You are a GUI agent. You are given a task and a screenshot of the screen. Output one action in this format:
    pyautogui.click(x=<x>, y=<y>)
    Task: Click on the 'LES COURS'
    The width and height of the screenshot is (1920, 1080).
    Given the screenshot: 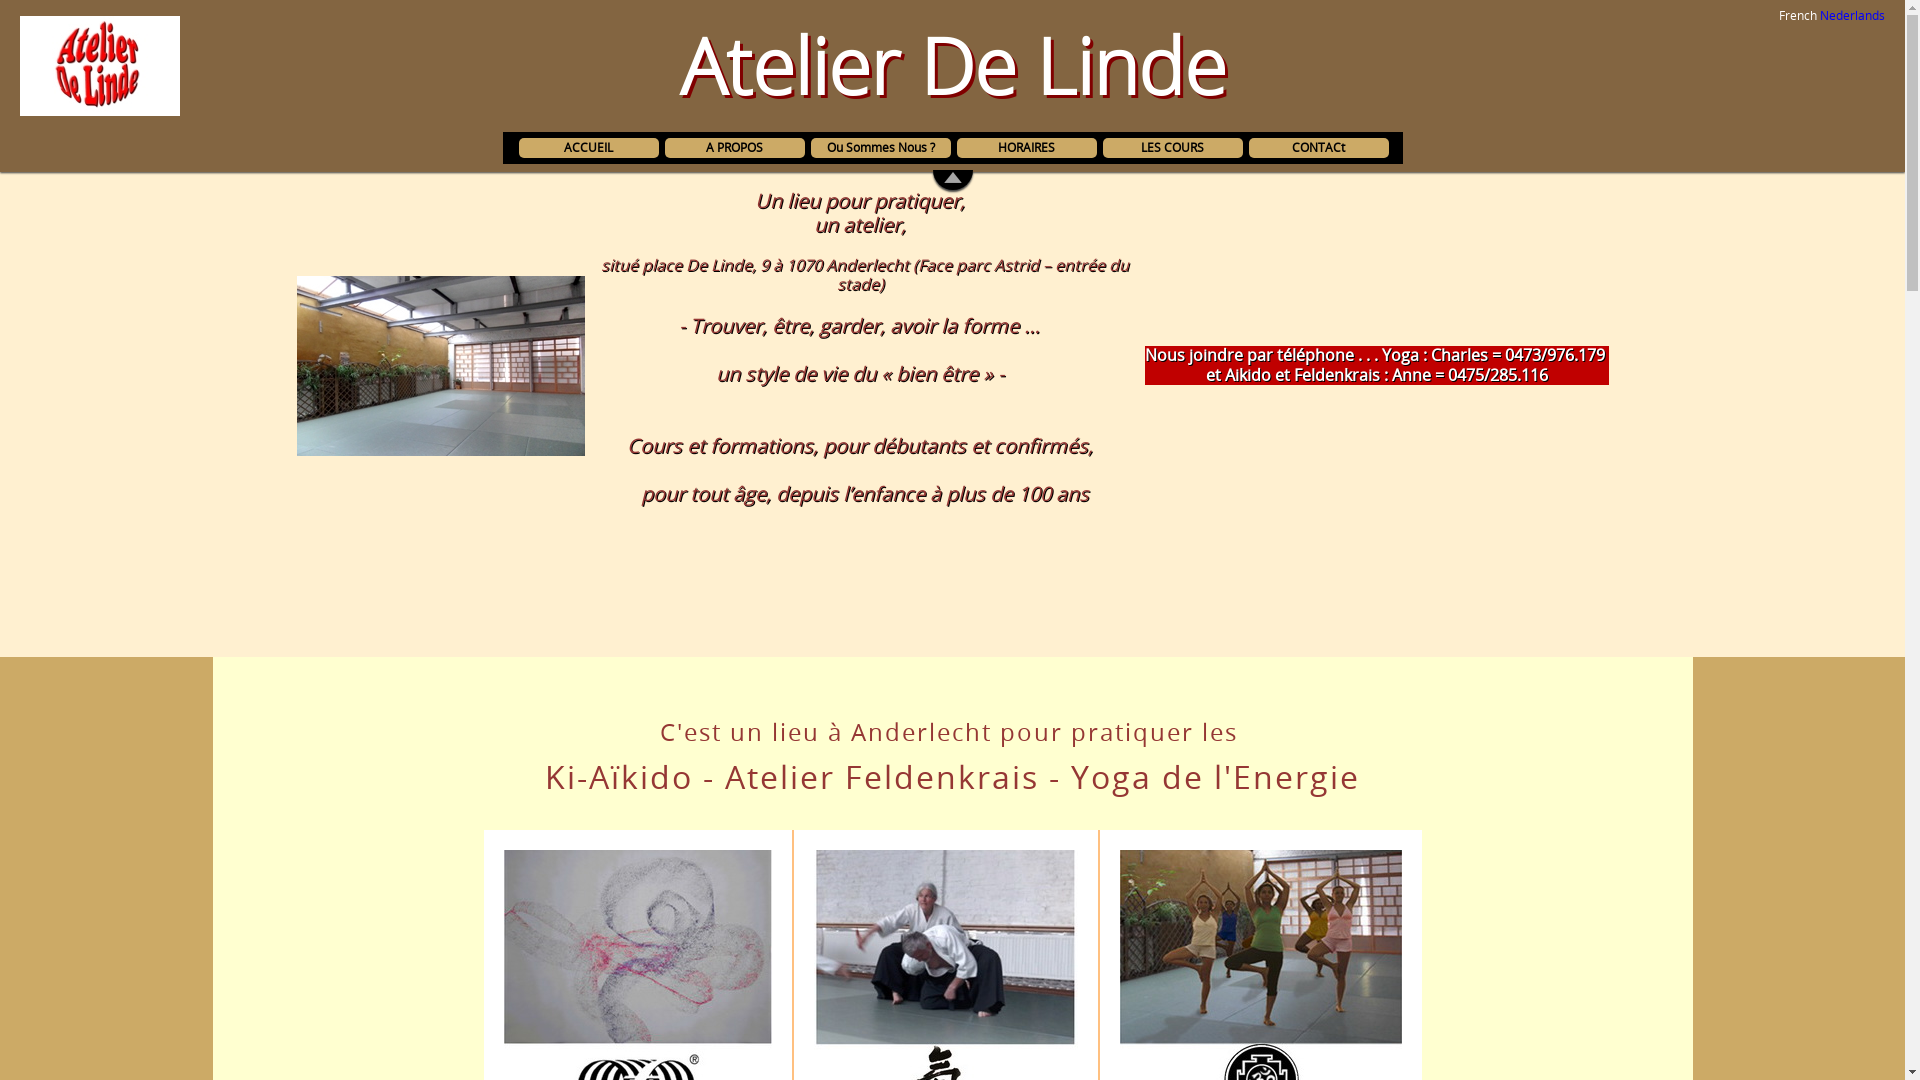 What is the action you would take?
    pyautogui.click(x=1171, y=145)
    